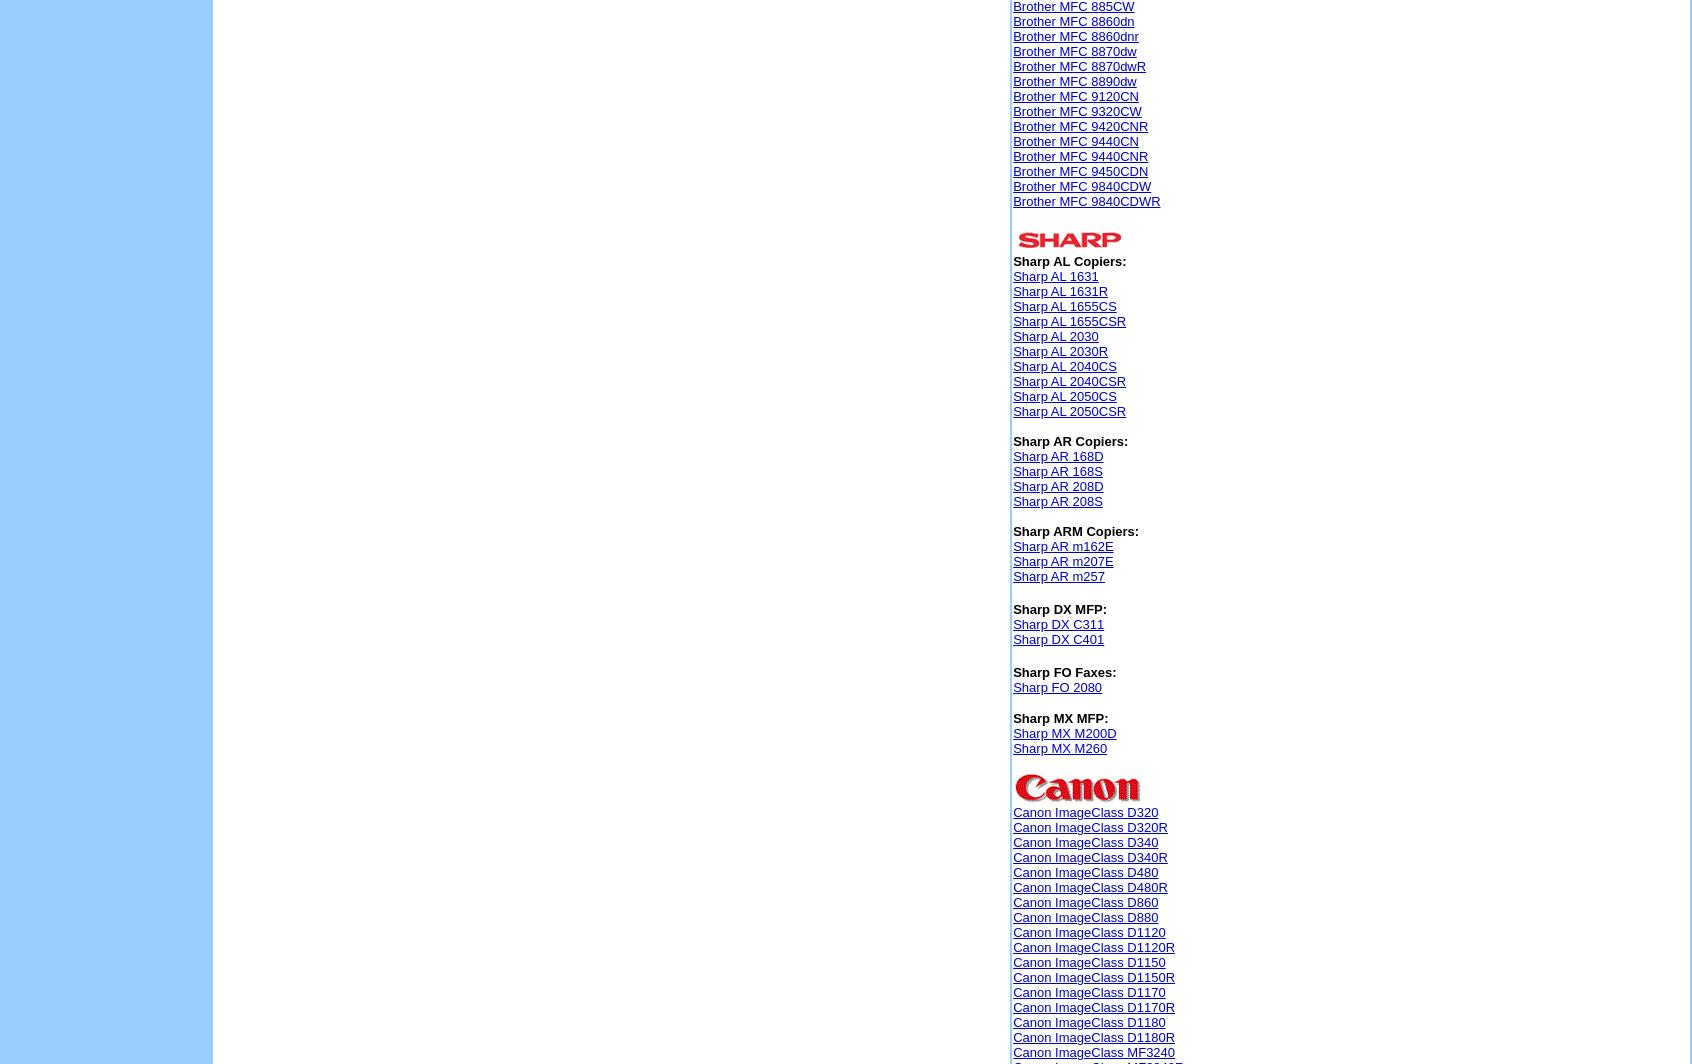 Image resolution: width=1692 pixels, height=1064 pixels. Describe the element at coordinates (1054, 336) in the screenshot. I see `'Sharp AL 2030'` at that location.